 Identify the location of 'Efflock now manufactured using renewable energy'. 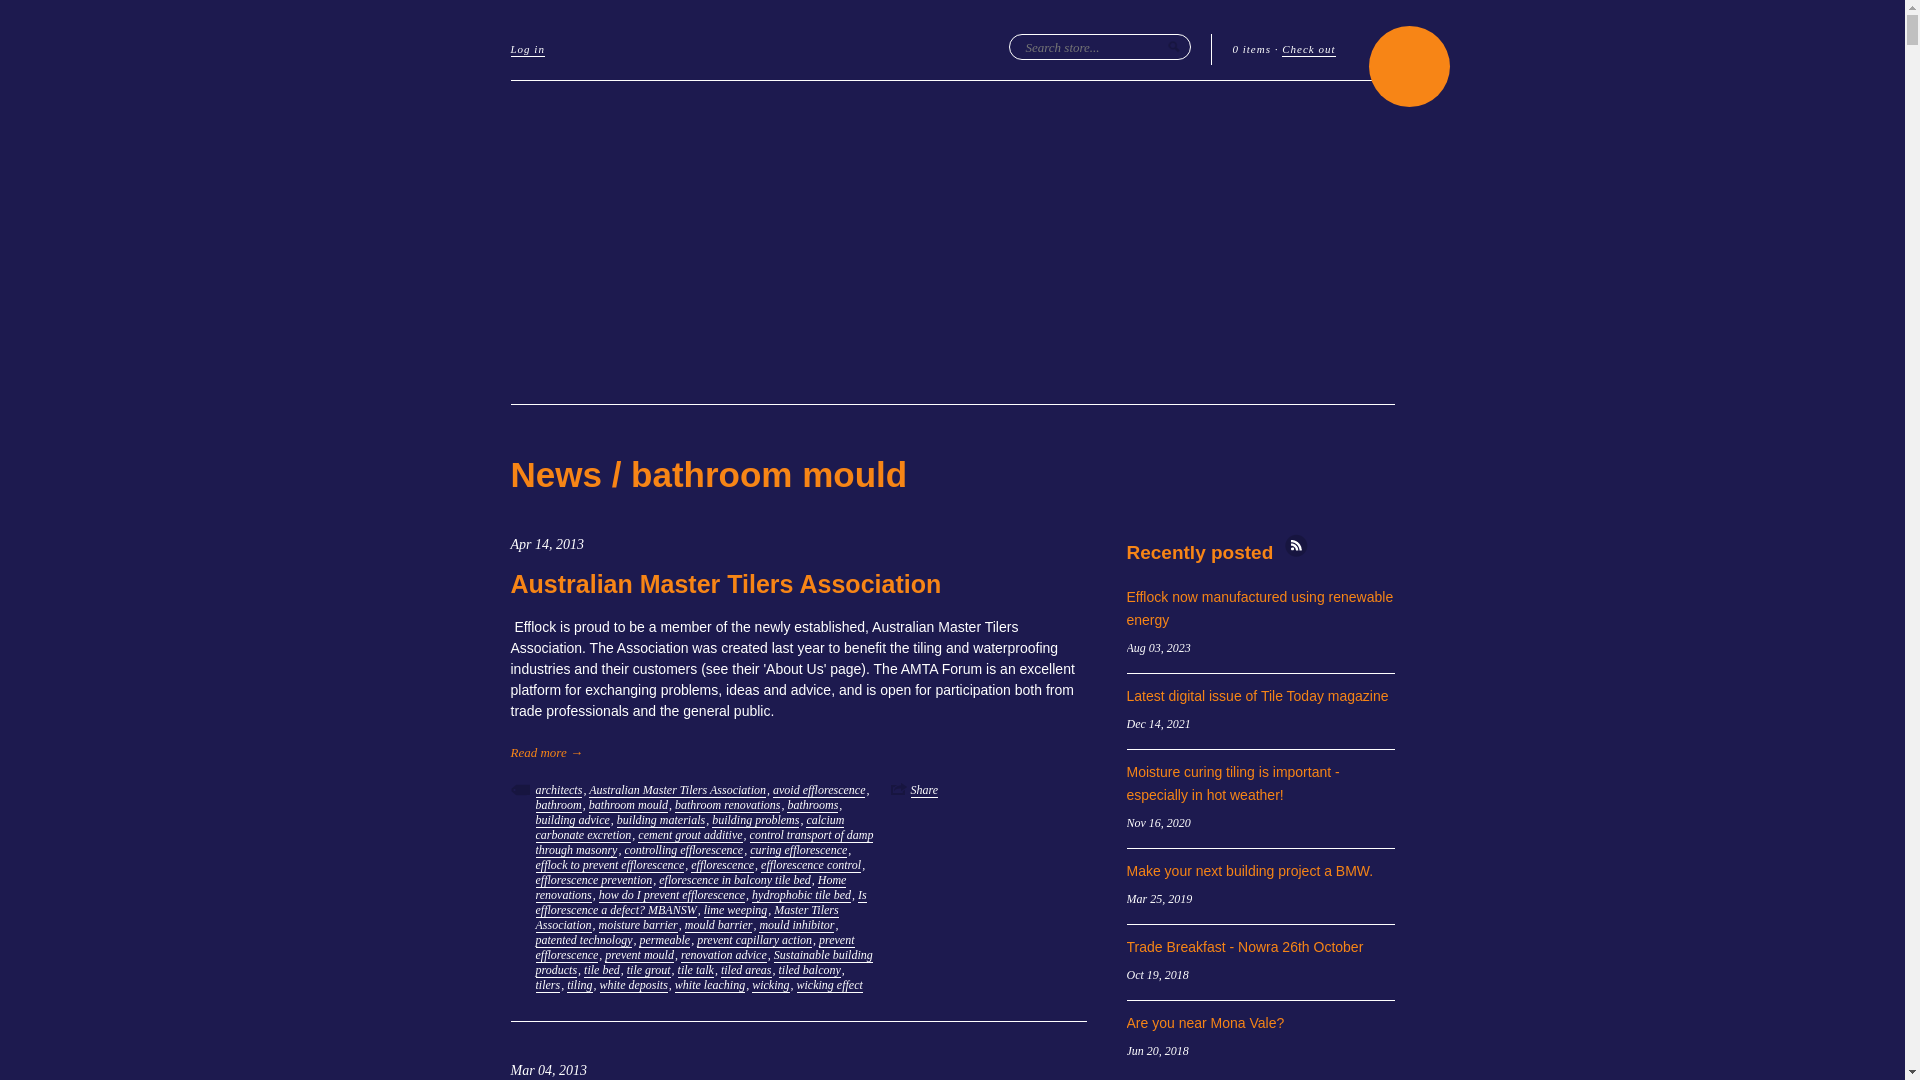
(1258, 607).